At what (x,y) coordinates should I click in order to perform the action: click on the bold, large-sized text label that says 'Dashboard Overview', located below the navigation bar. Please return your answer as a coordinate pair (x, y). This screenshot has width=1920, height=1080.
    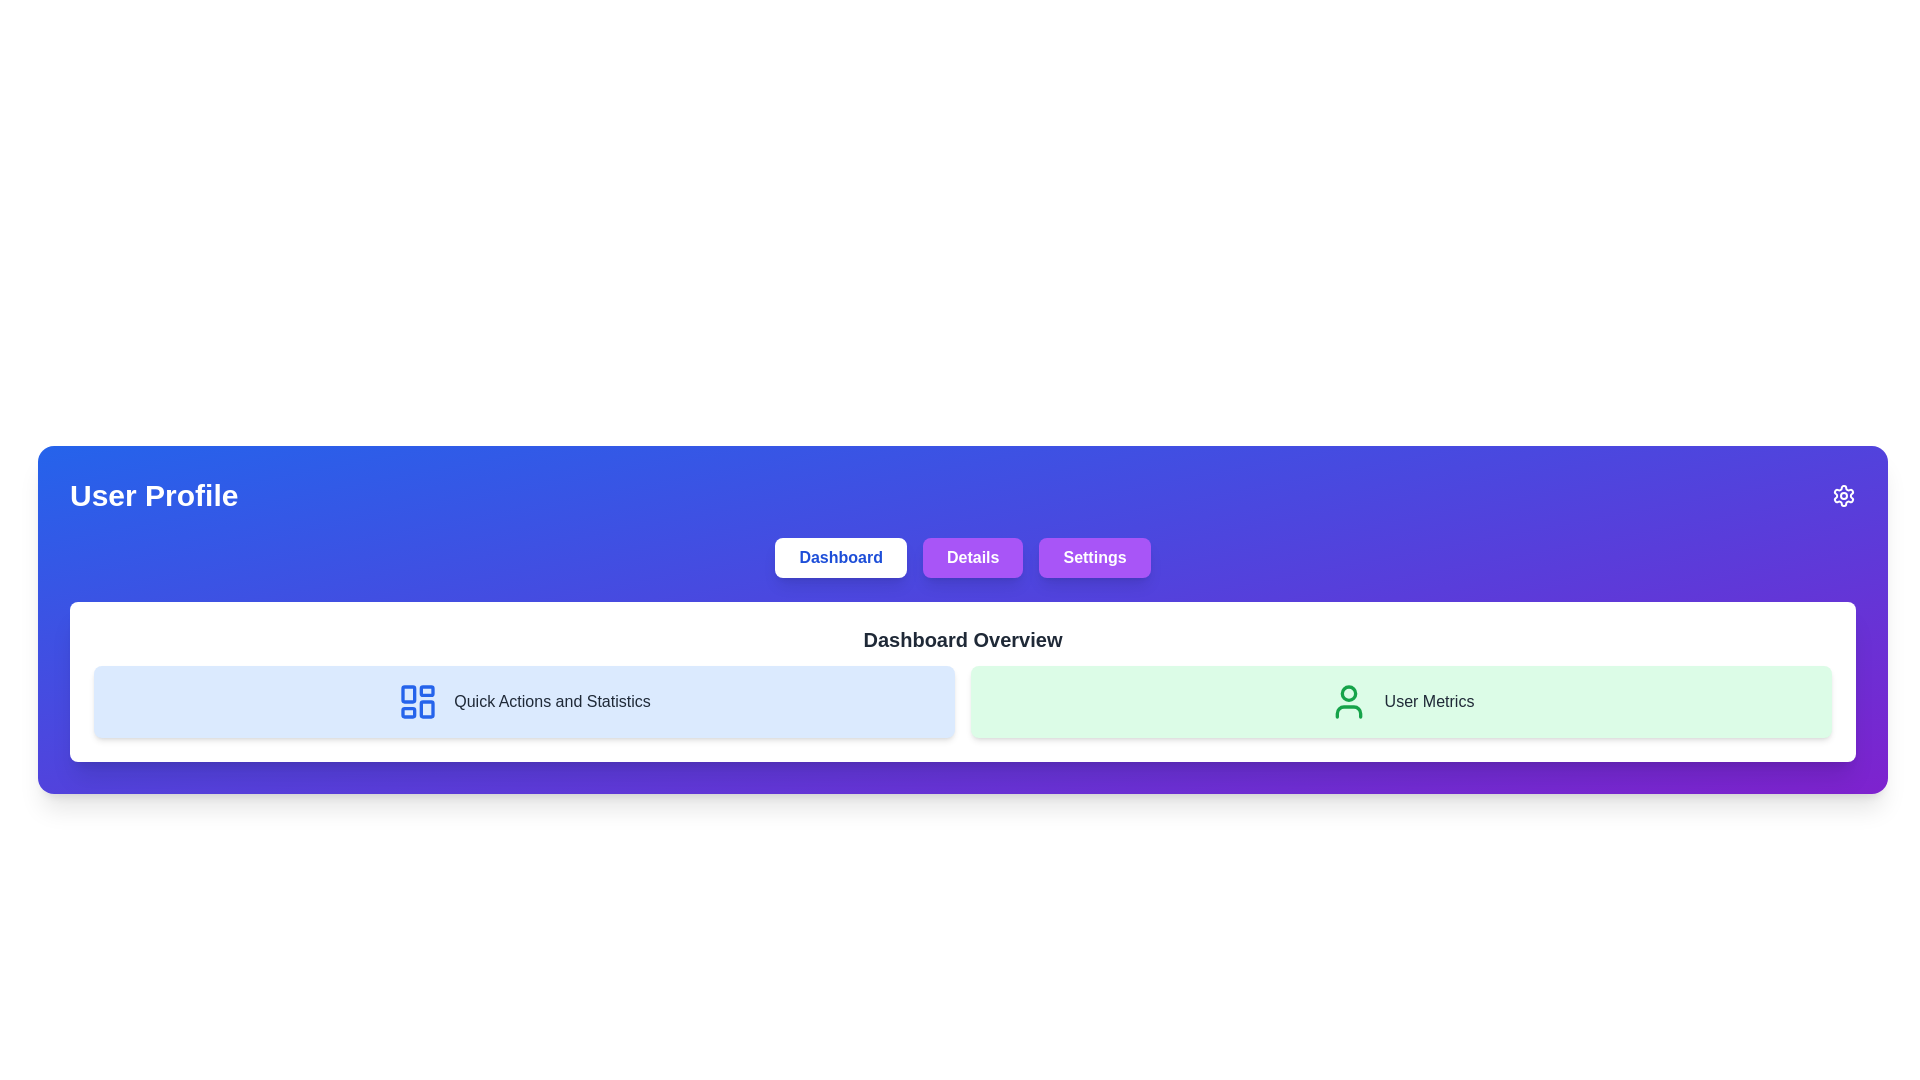
    Looking at the image, I should click on (963, 640).